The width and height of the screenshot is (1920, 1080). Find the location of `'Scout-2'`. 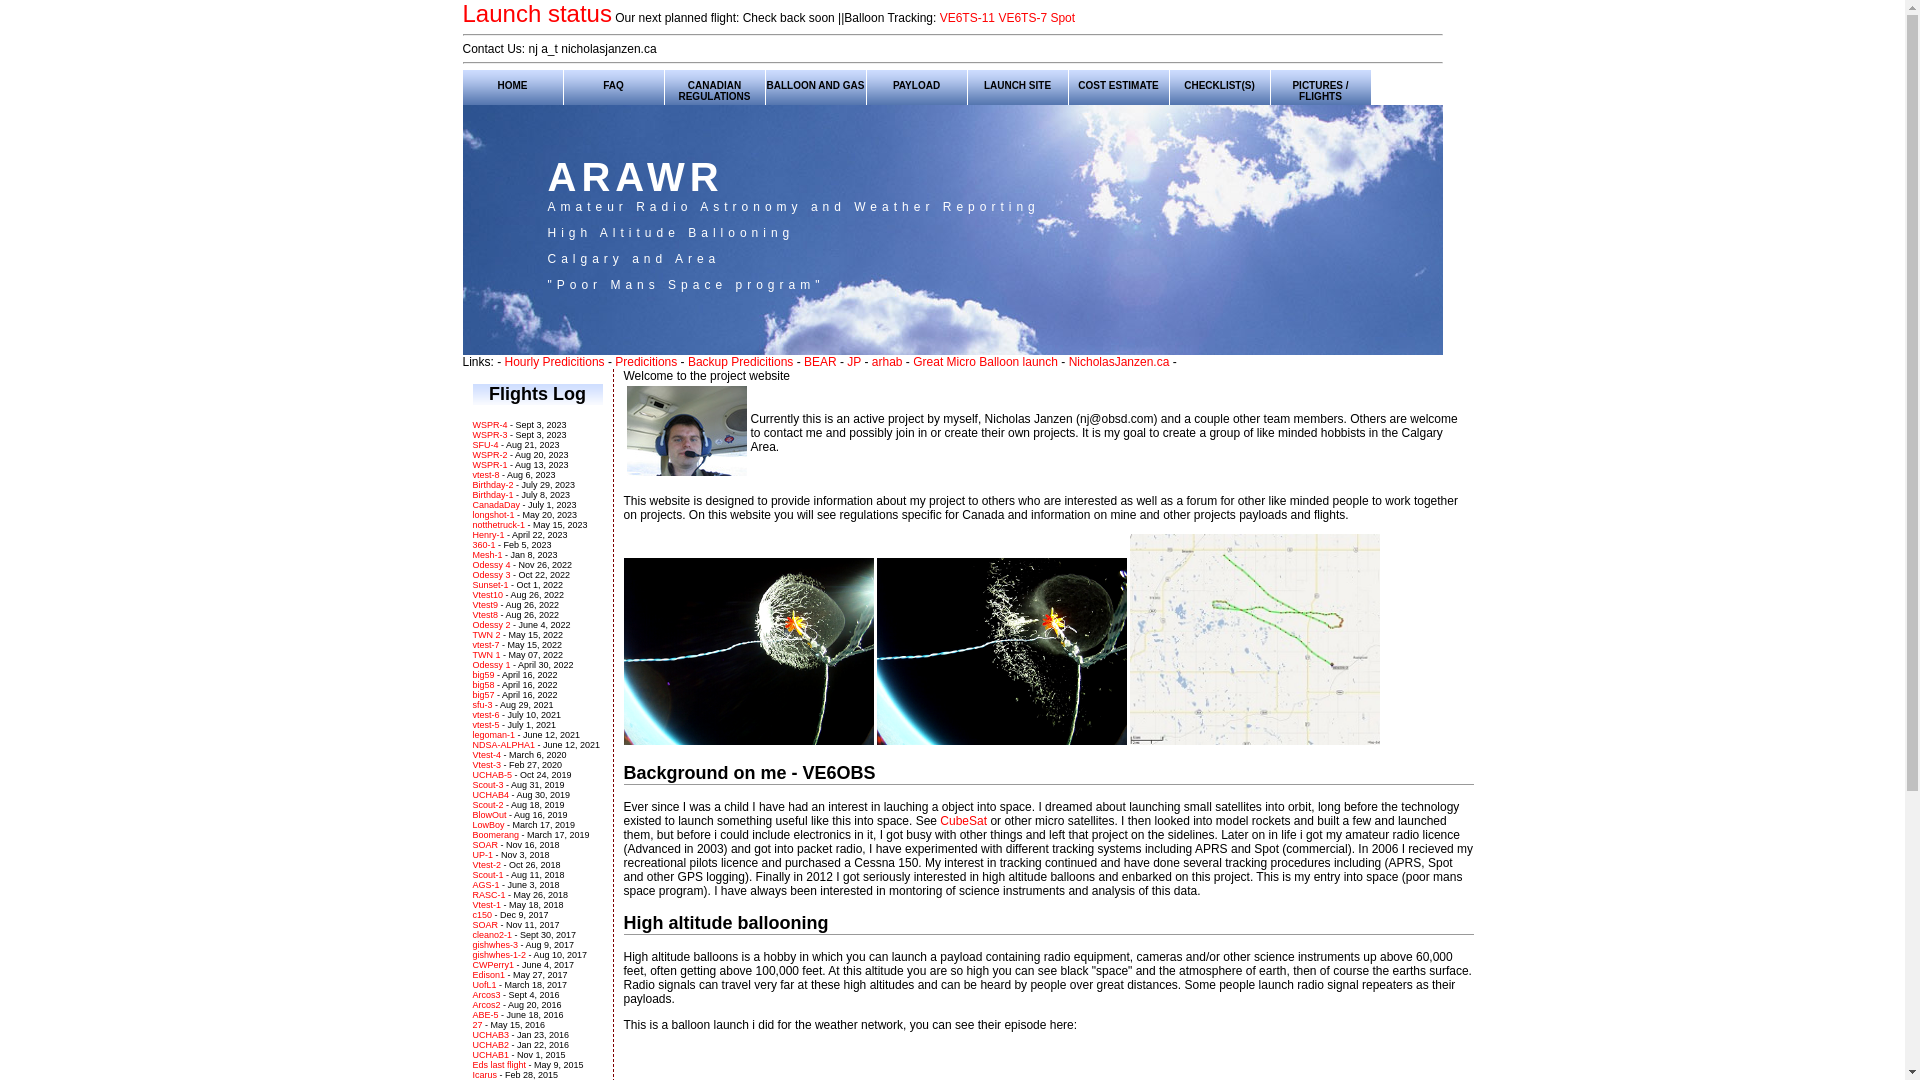

'Scout-2' is located at coordinates (487, 804).